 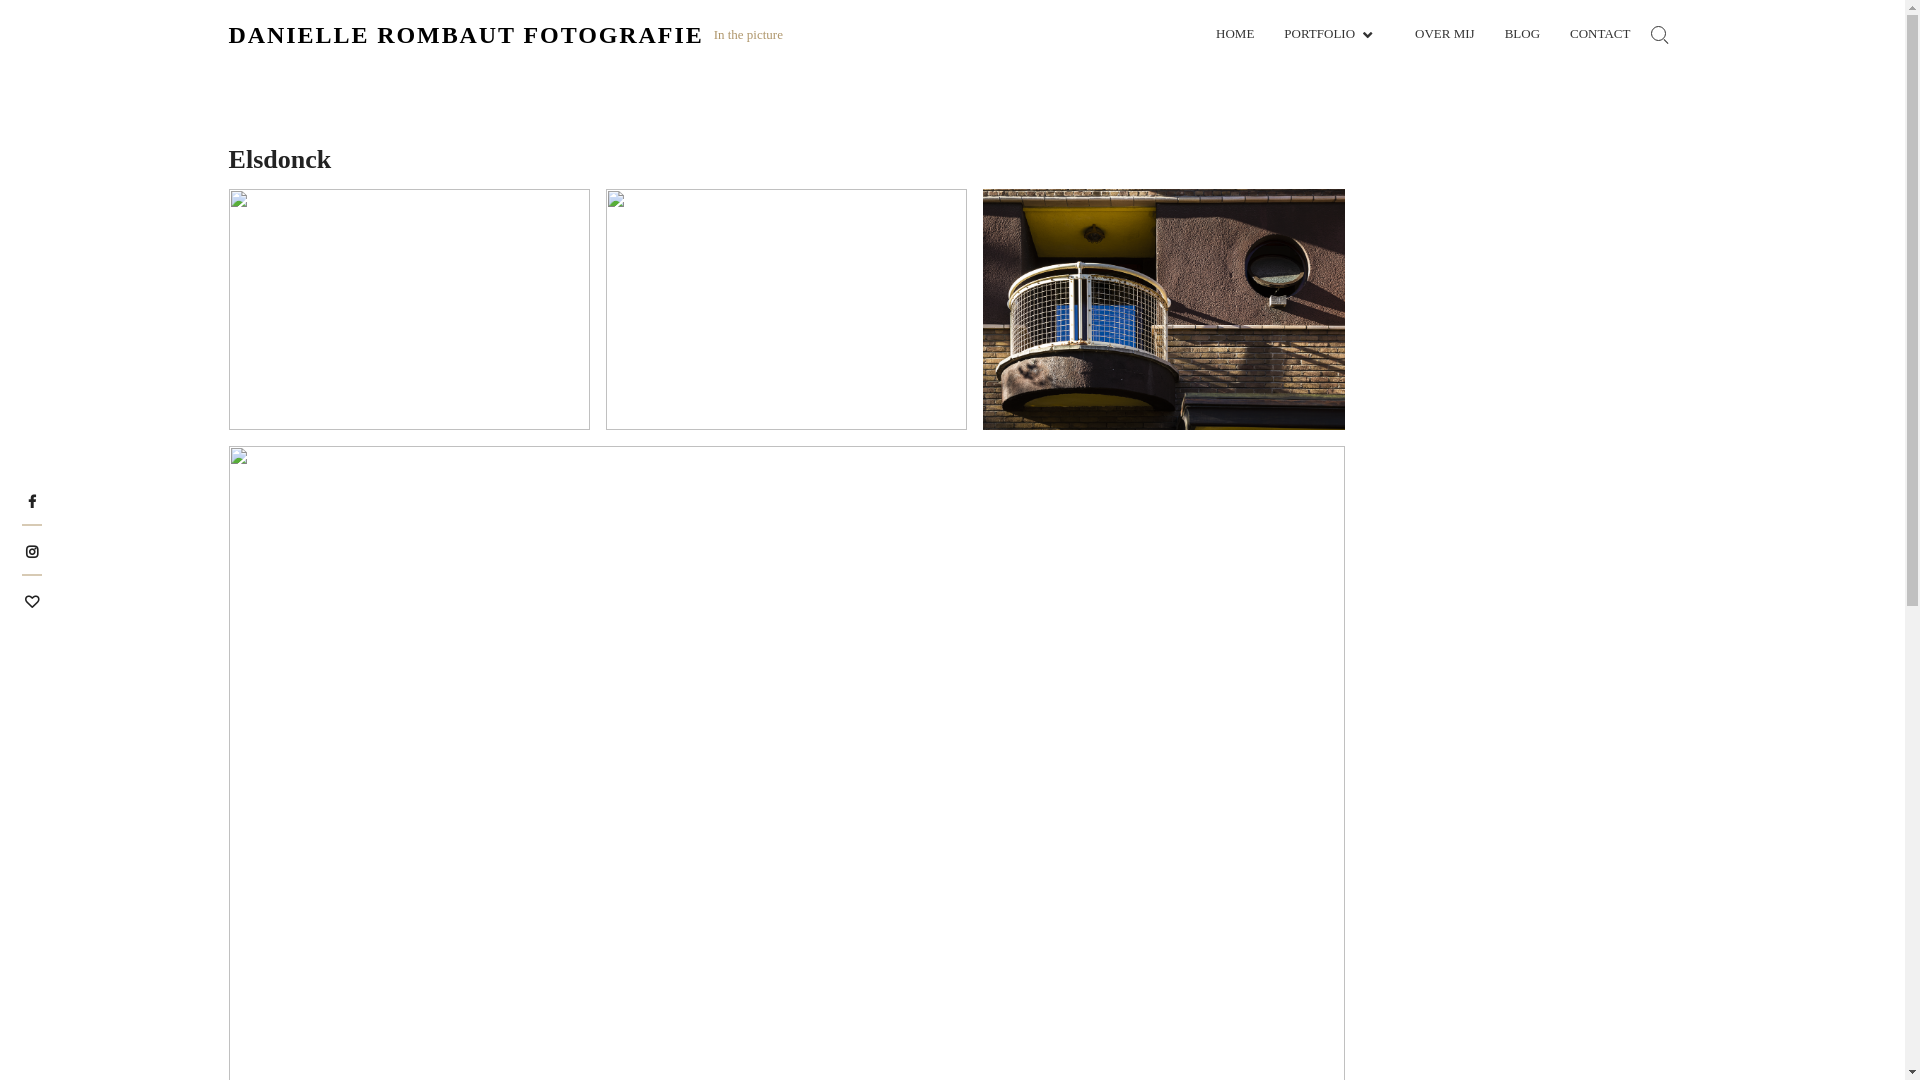 I want to click on 'HOME', so click(x=1233, y=34).